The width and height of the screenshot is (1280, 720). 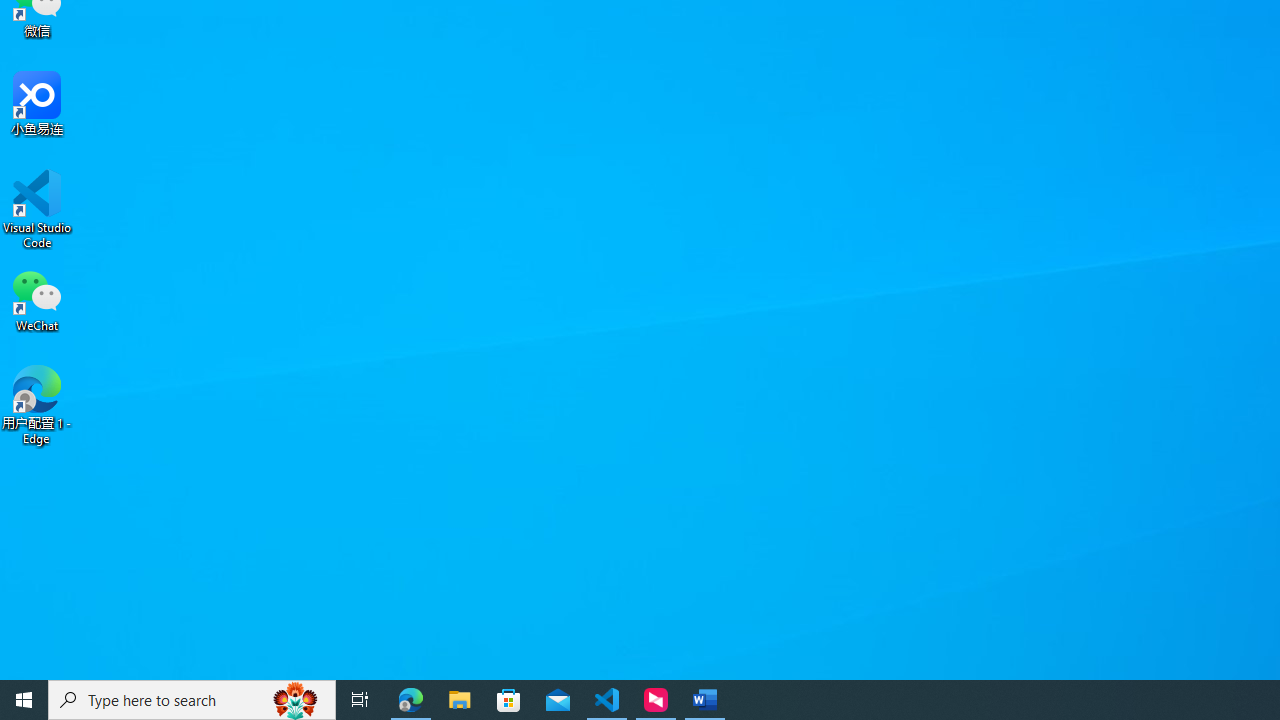 I want to click on 'Microsoft Edge - 1 running window', so click(x=410, y=698).